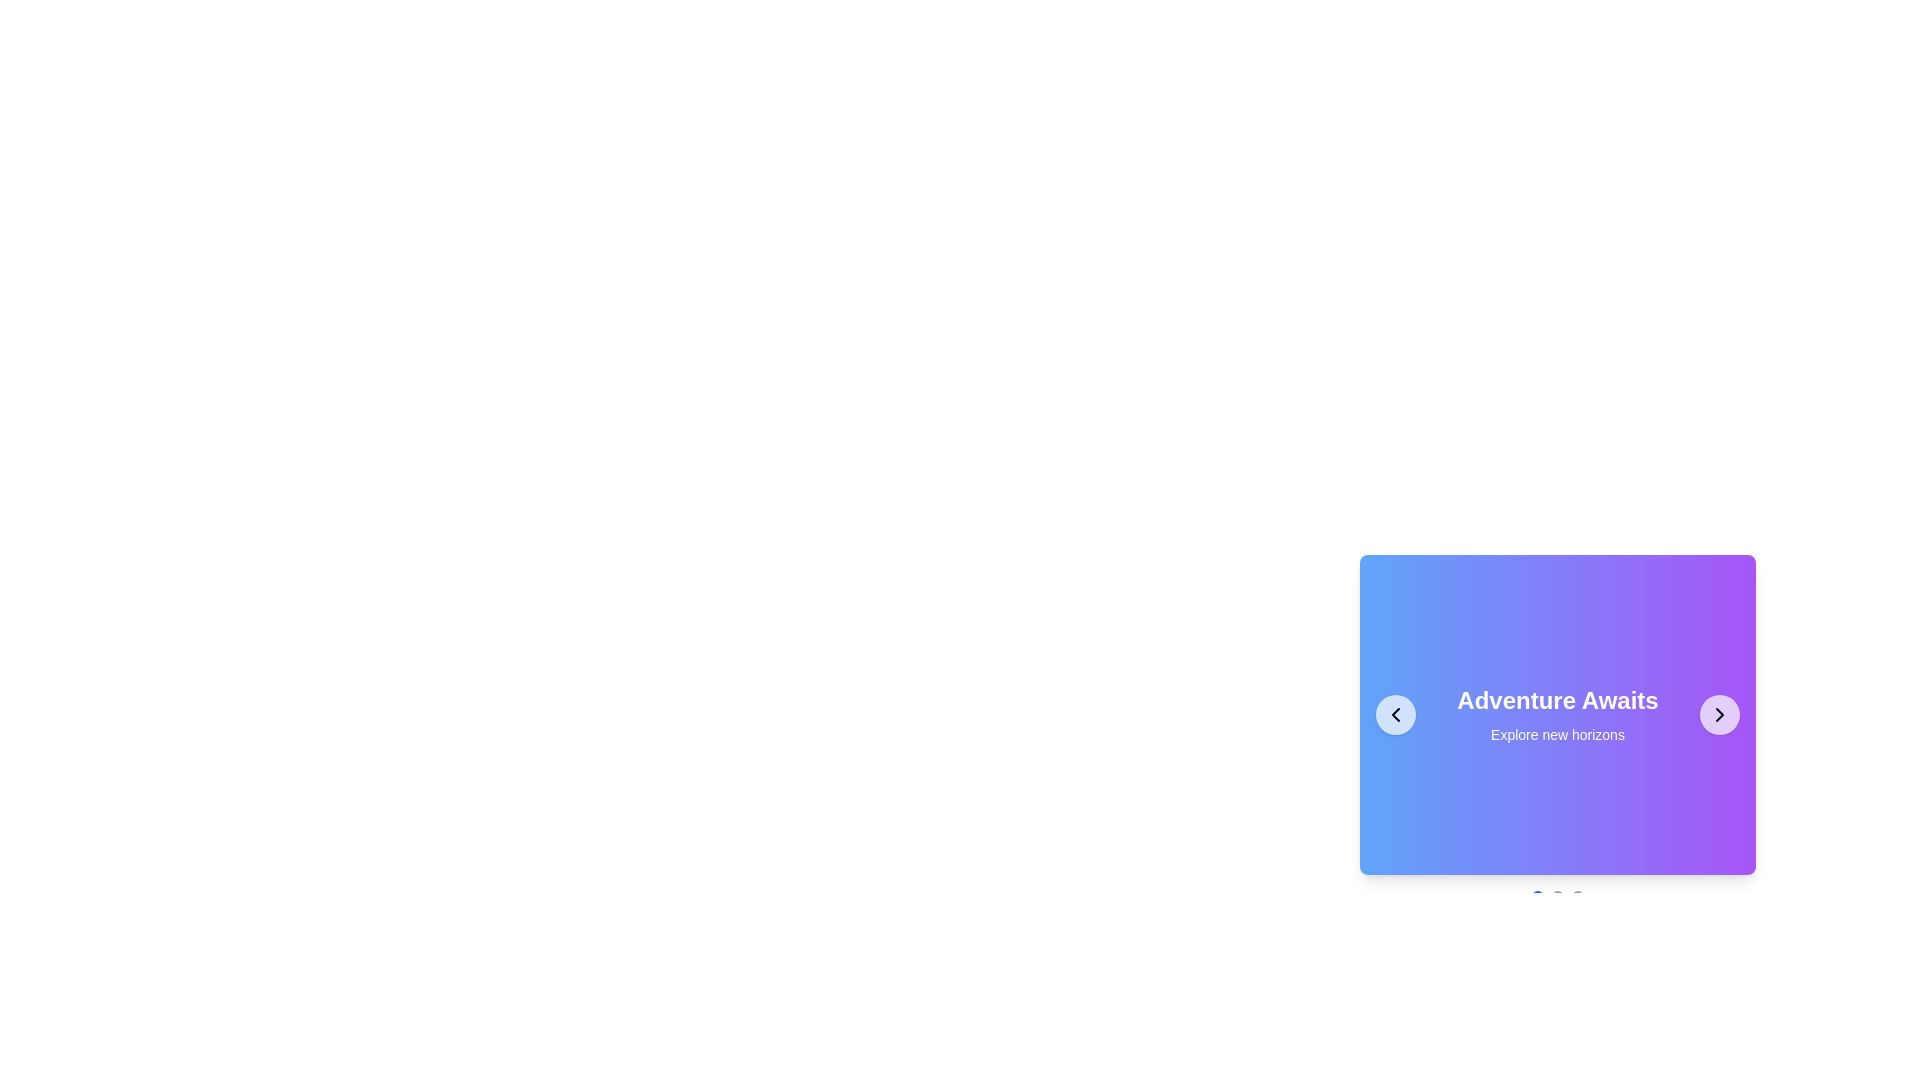 The image size is (1920, 1080). Describe the element at coordinates (1557, 700) in the screenshot. I see `the Text Label that serves as a title or headline, positioned near the center of the interface's right section, directly above the smaller text 'Explore new horizons'` at that location.